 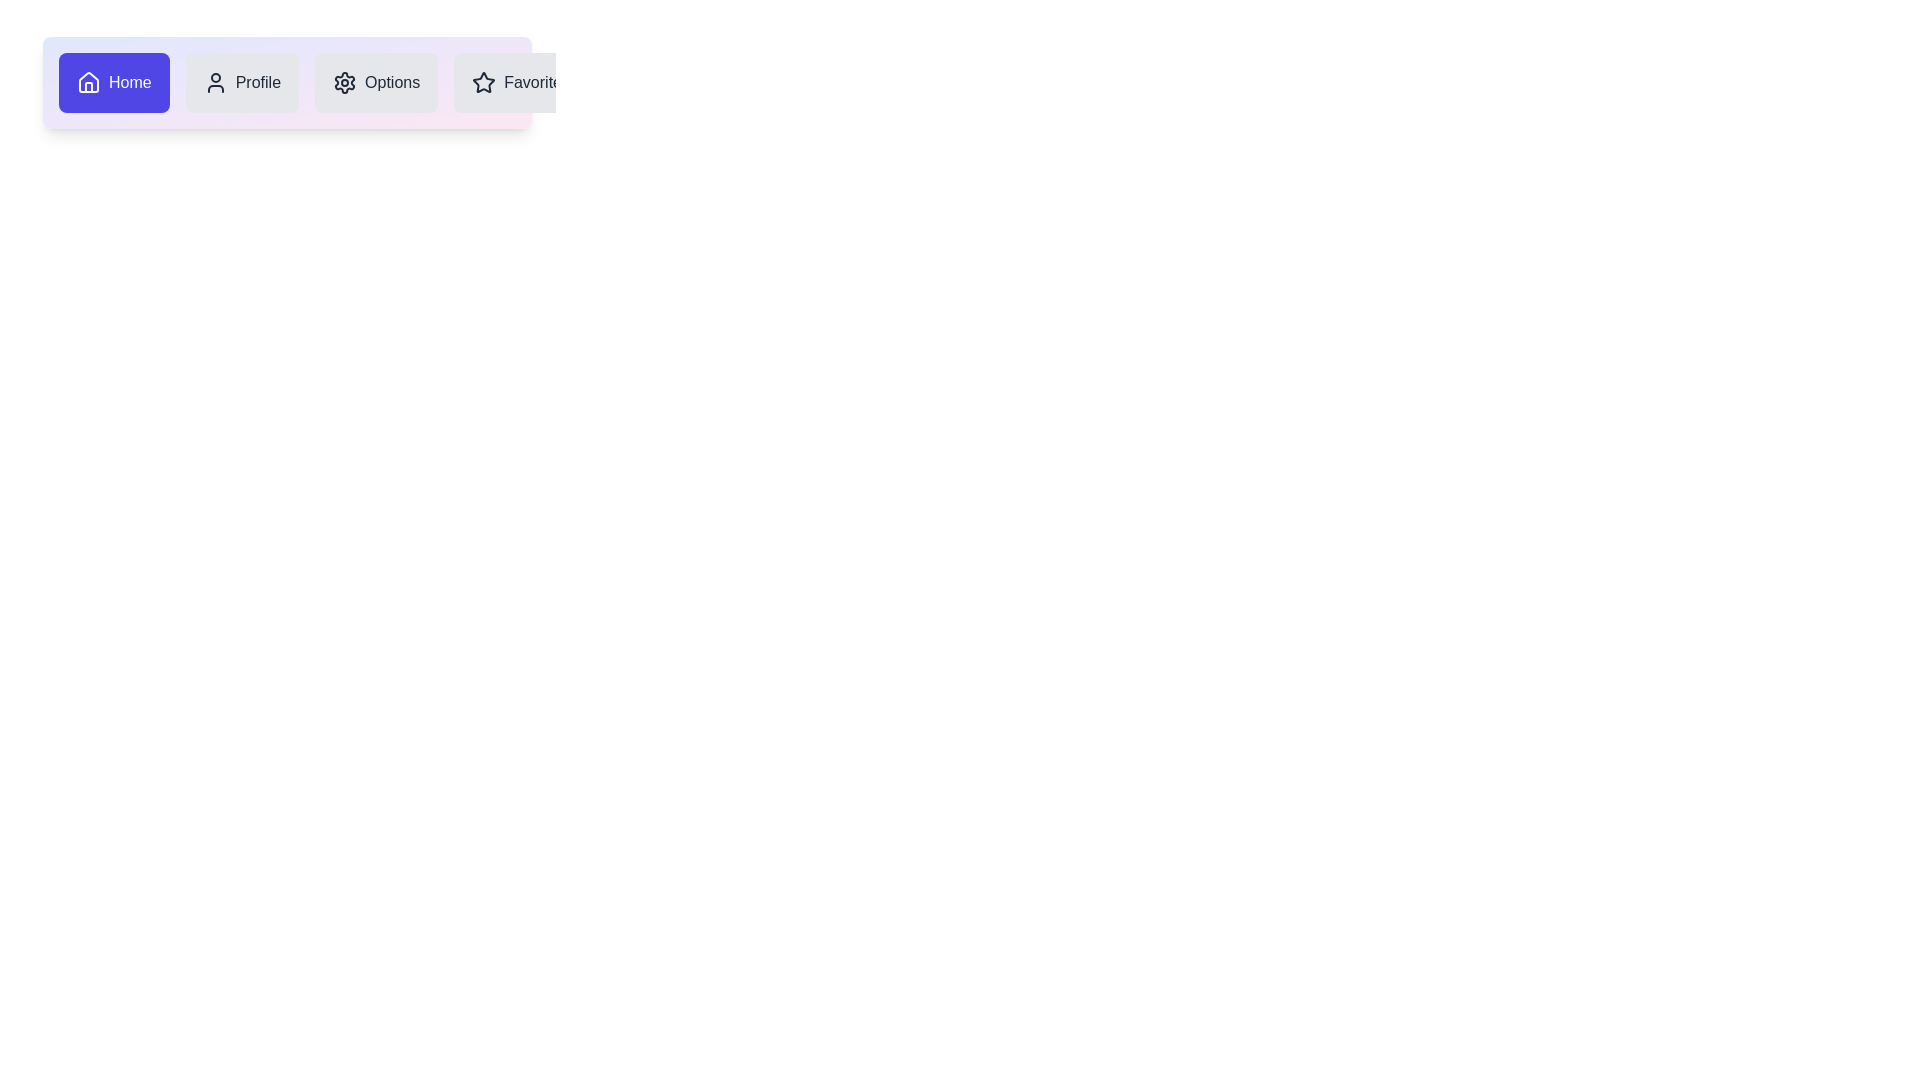 What do you see at coordinates (240, 82) in the screenshot?
I see `the navigation item Profile from the navigation bar` at bounding box center [240, 82].